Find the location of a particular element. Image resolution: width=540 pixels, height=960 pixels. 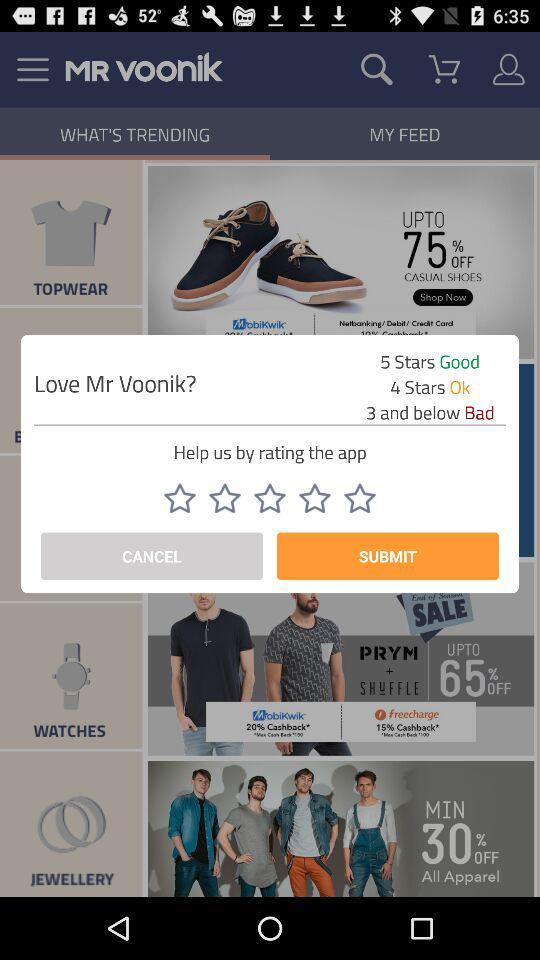

rate 2/5 is located at coordinates (224, 497).